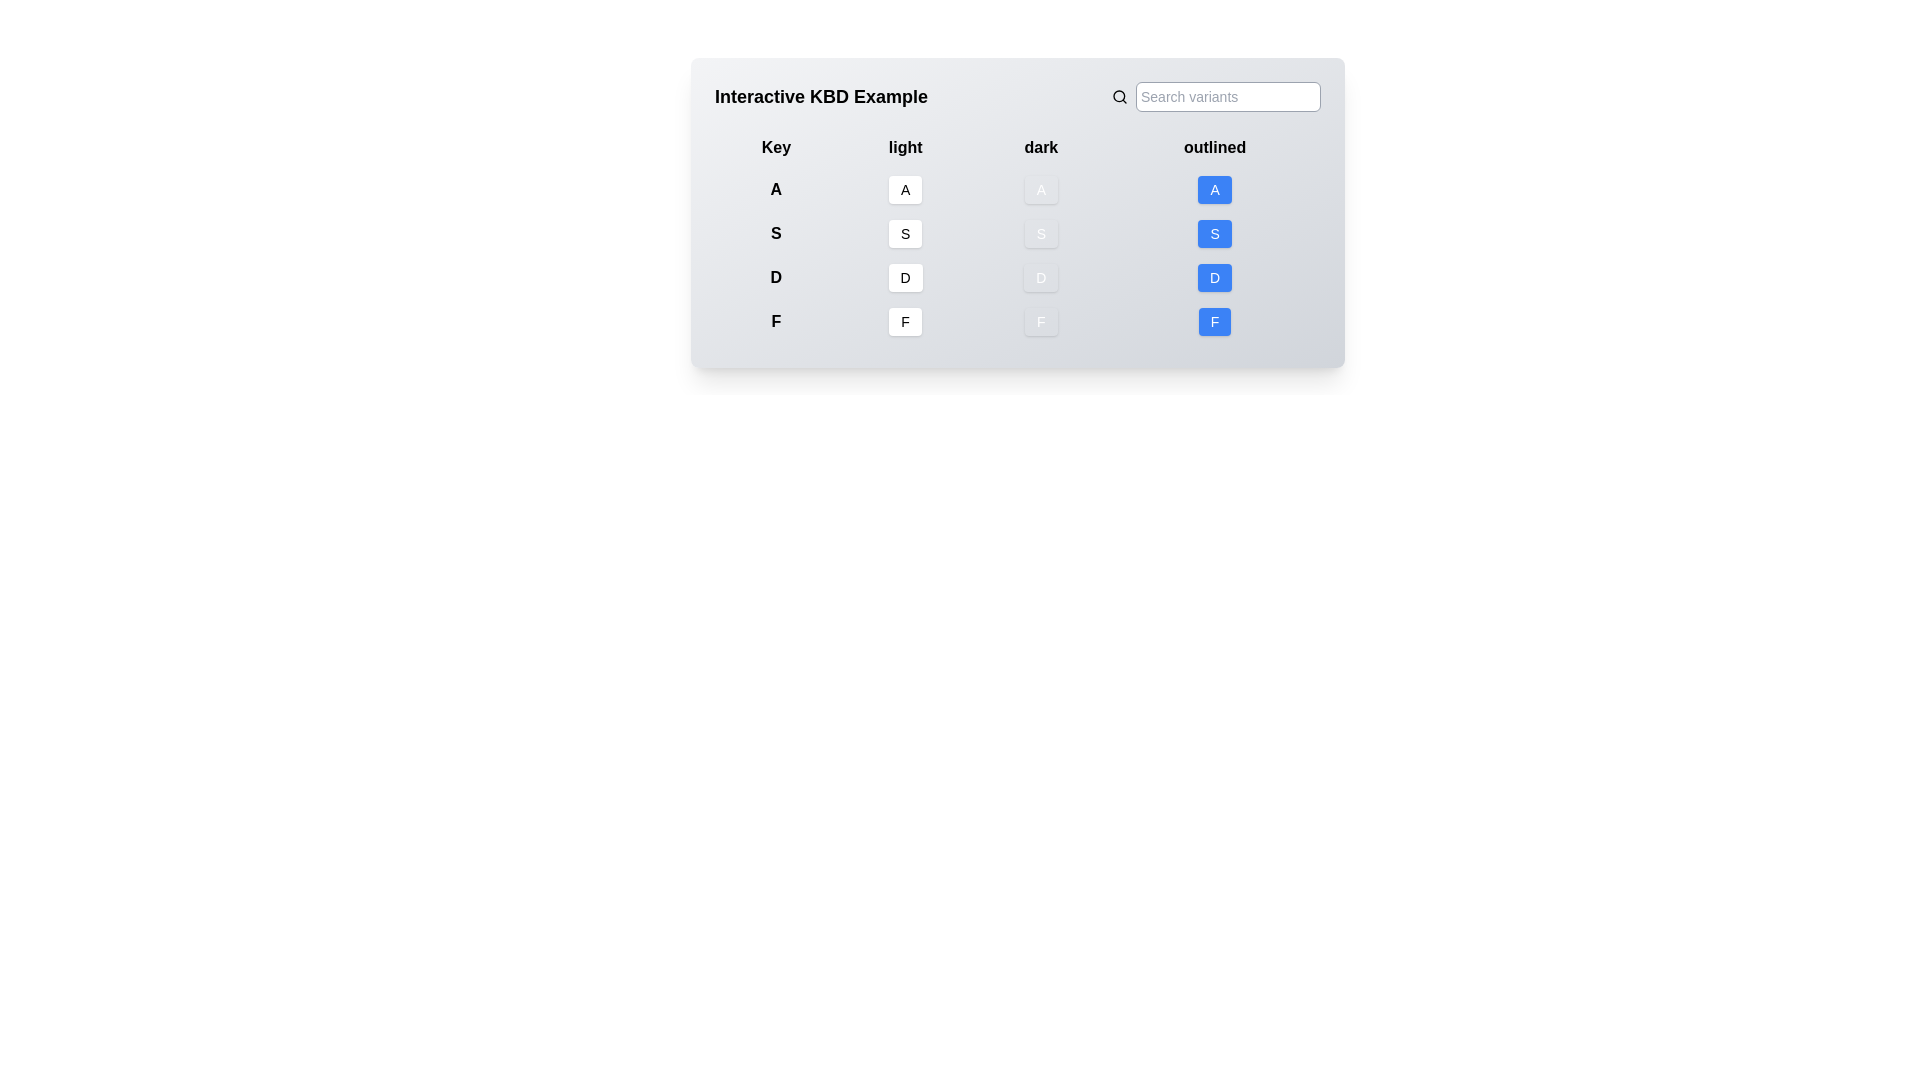  I want to click on the button labeled 'S' in the second row under the 'dark' column of the table with rounded shape and gray background, so click(1017, 234).